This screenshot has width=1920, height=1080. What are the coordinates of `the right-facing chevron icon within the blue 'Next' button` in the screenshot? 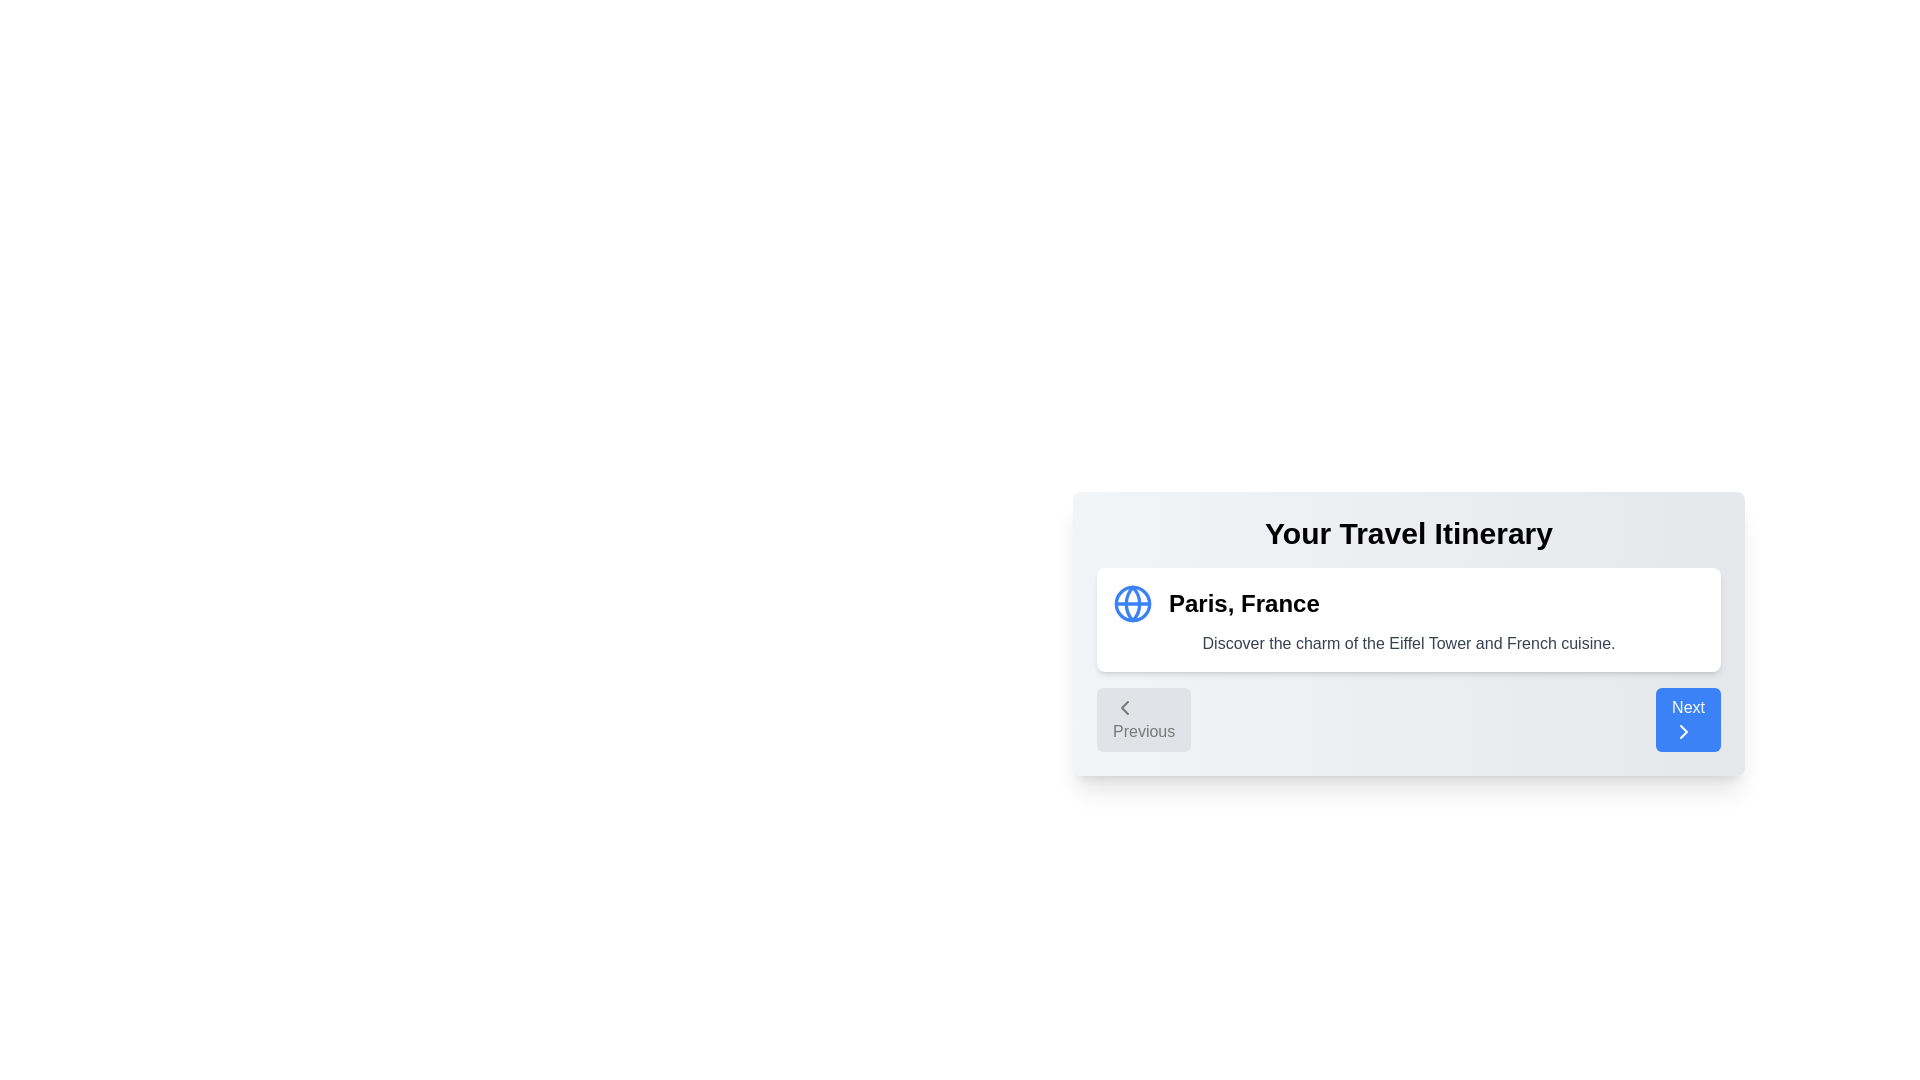 It's located at (1683, 732).